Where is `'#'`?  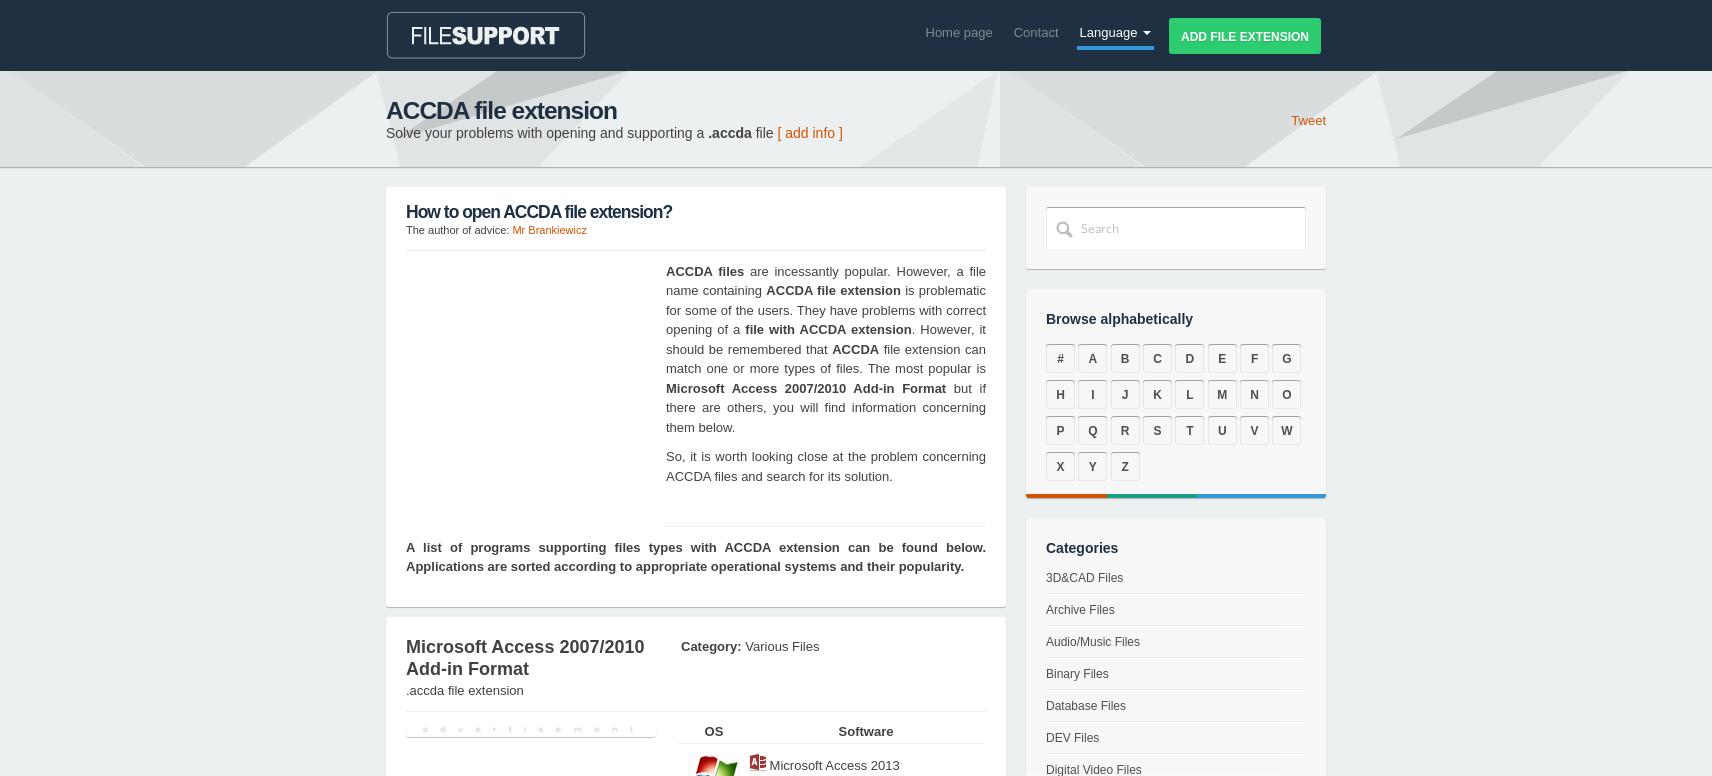
'#' is located at coordinates (1059, 357).